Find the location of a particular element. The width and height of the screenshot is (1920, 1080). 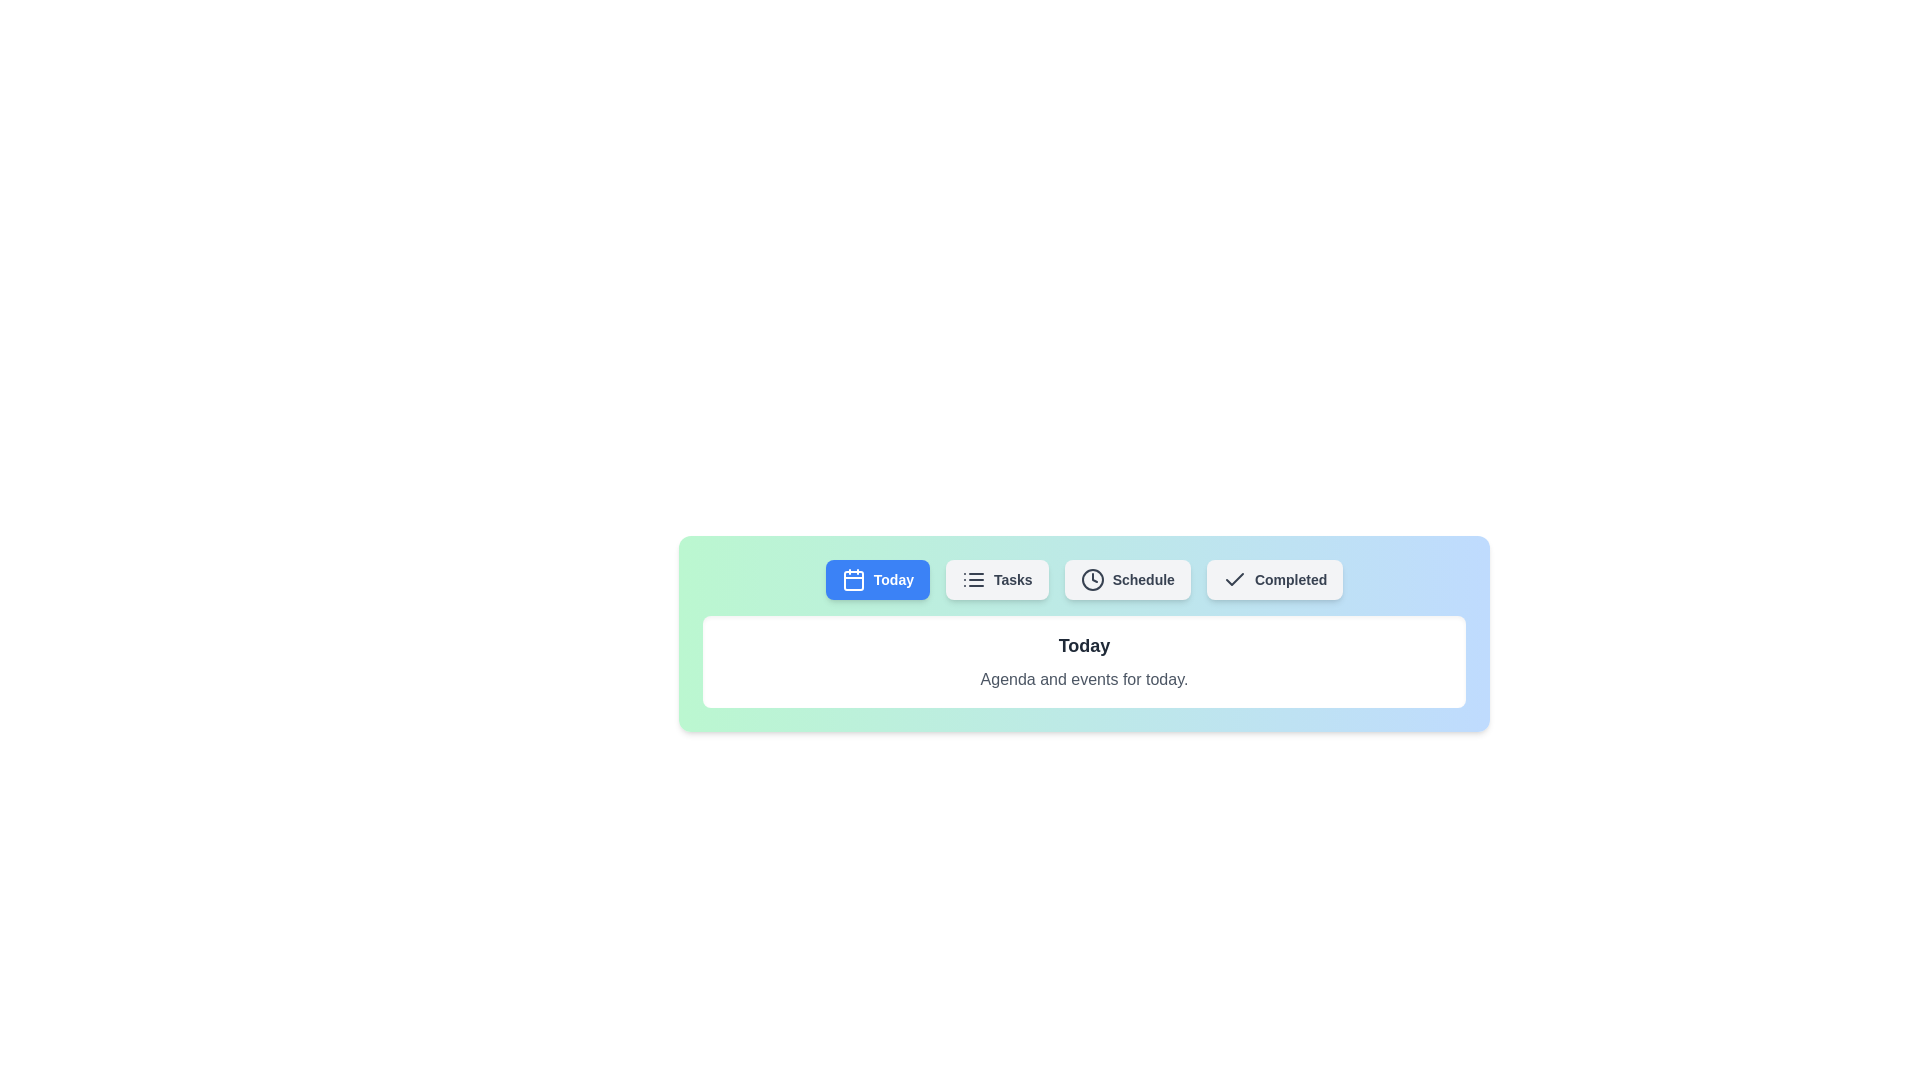

the Schedule tab to switch to its view is located at coordinates (1127, 579).